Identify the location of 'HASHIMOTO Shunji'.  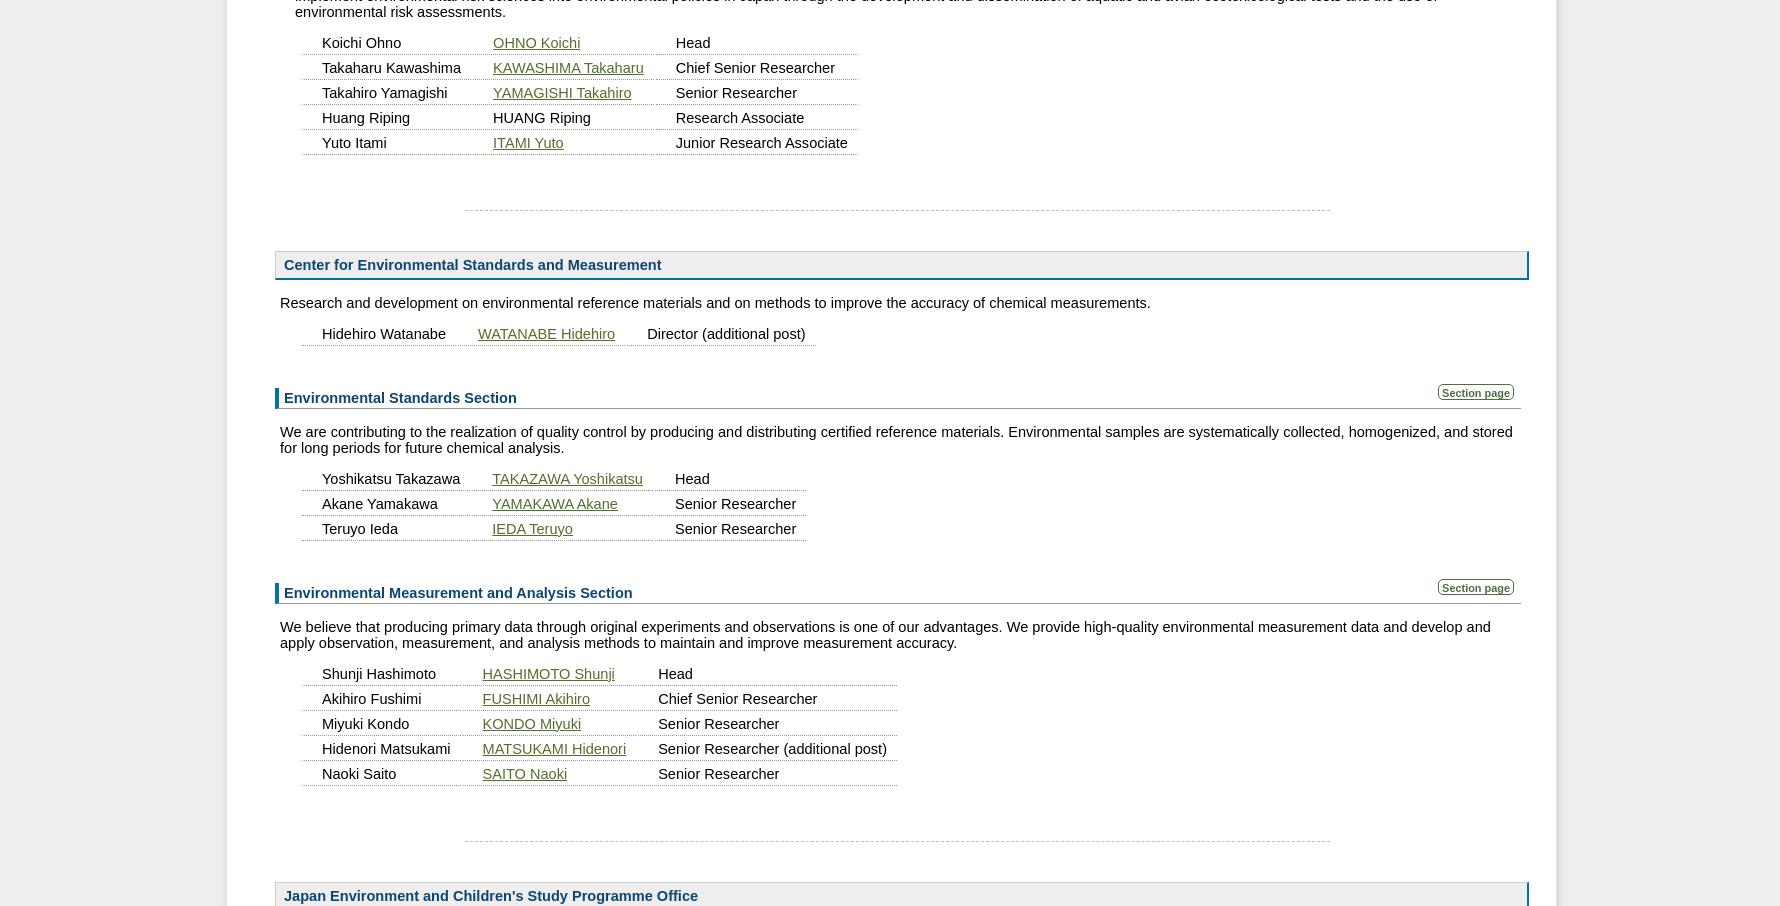
(547, 671).